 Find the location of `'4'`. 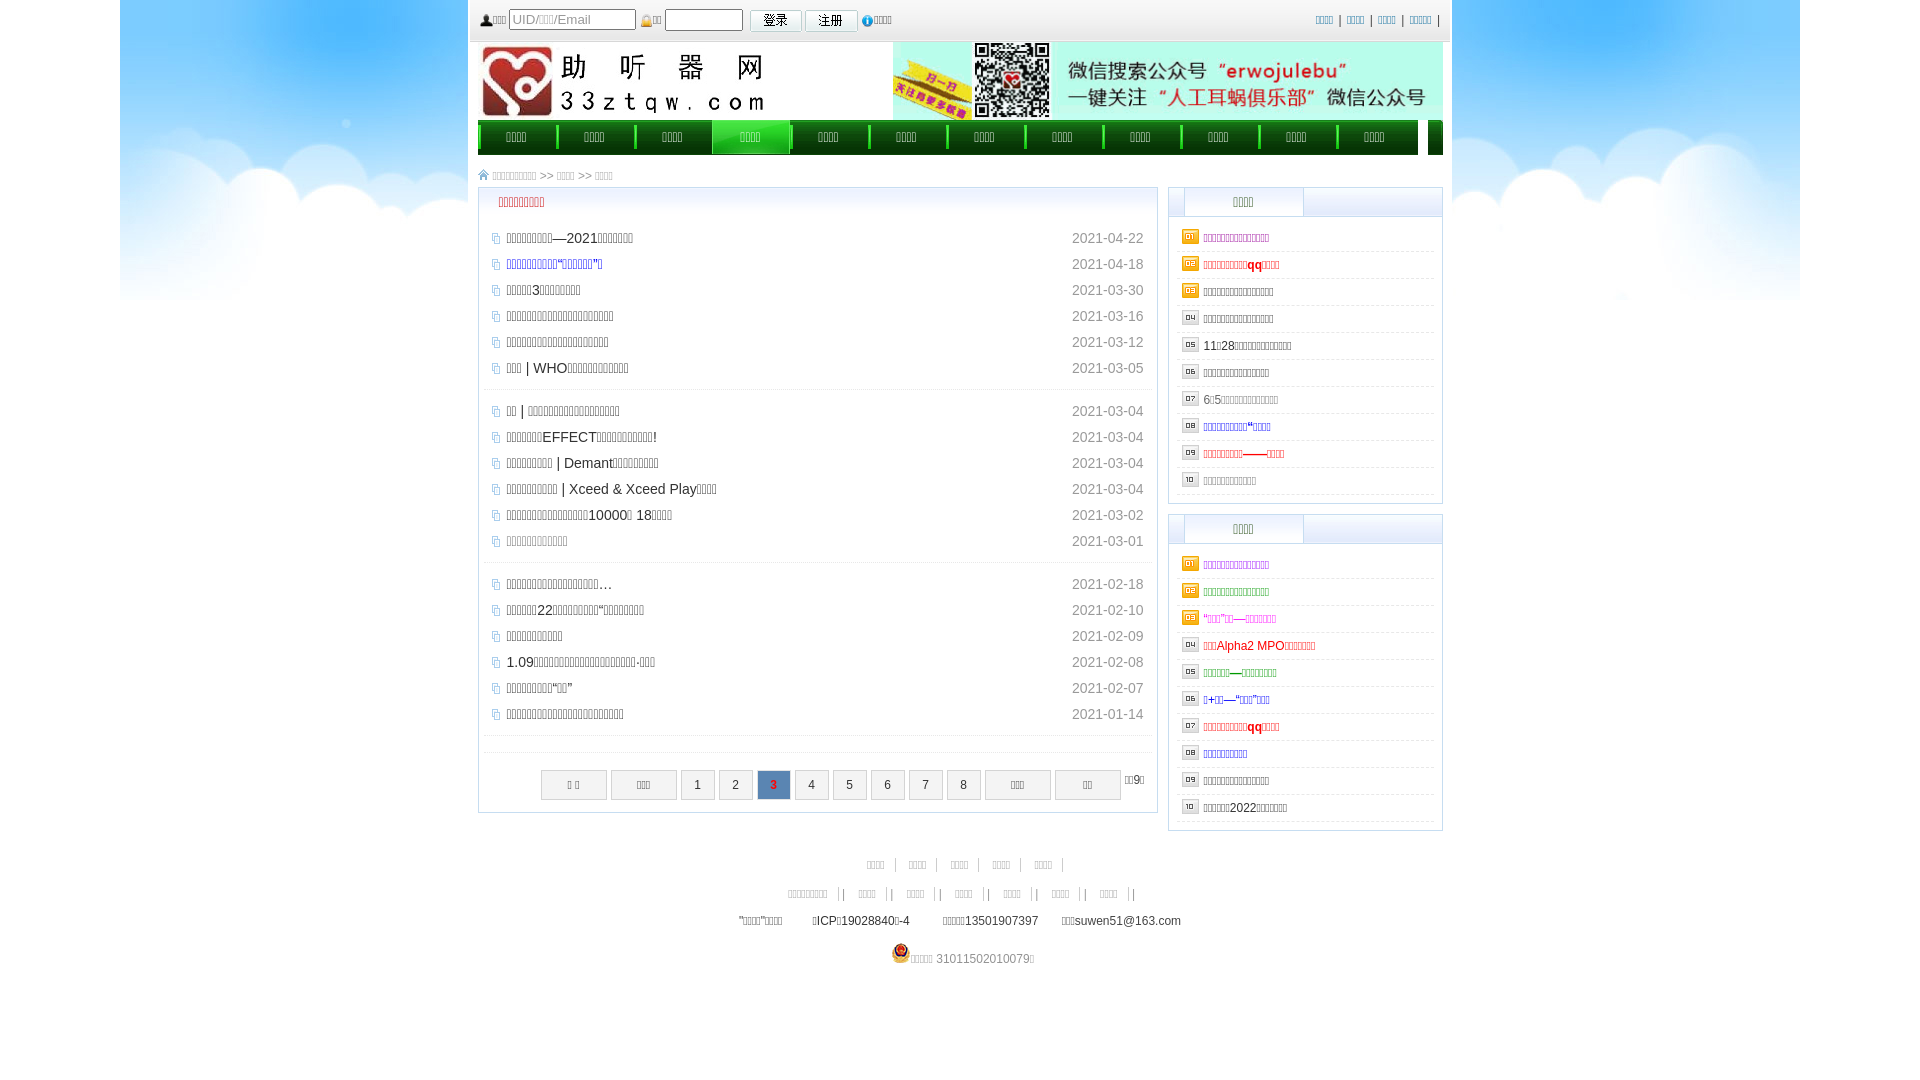

'4' is located at coordinates (811, 784).